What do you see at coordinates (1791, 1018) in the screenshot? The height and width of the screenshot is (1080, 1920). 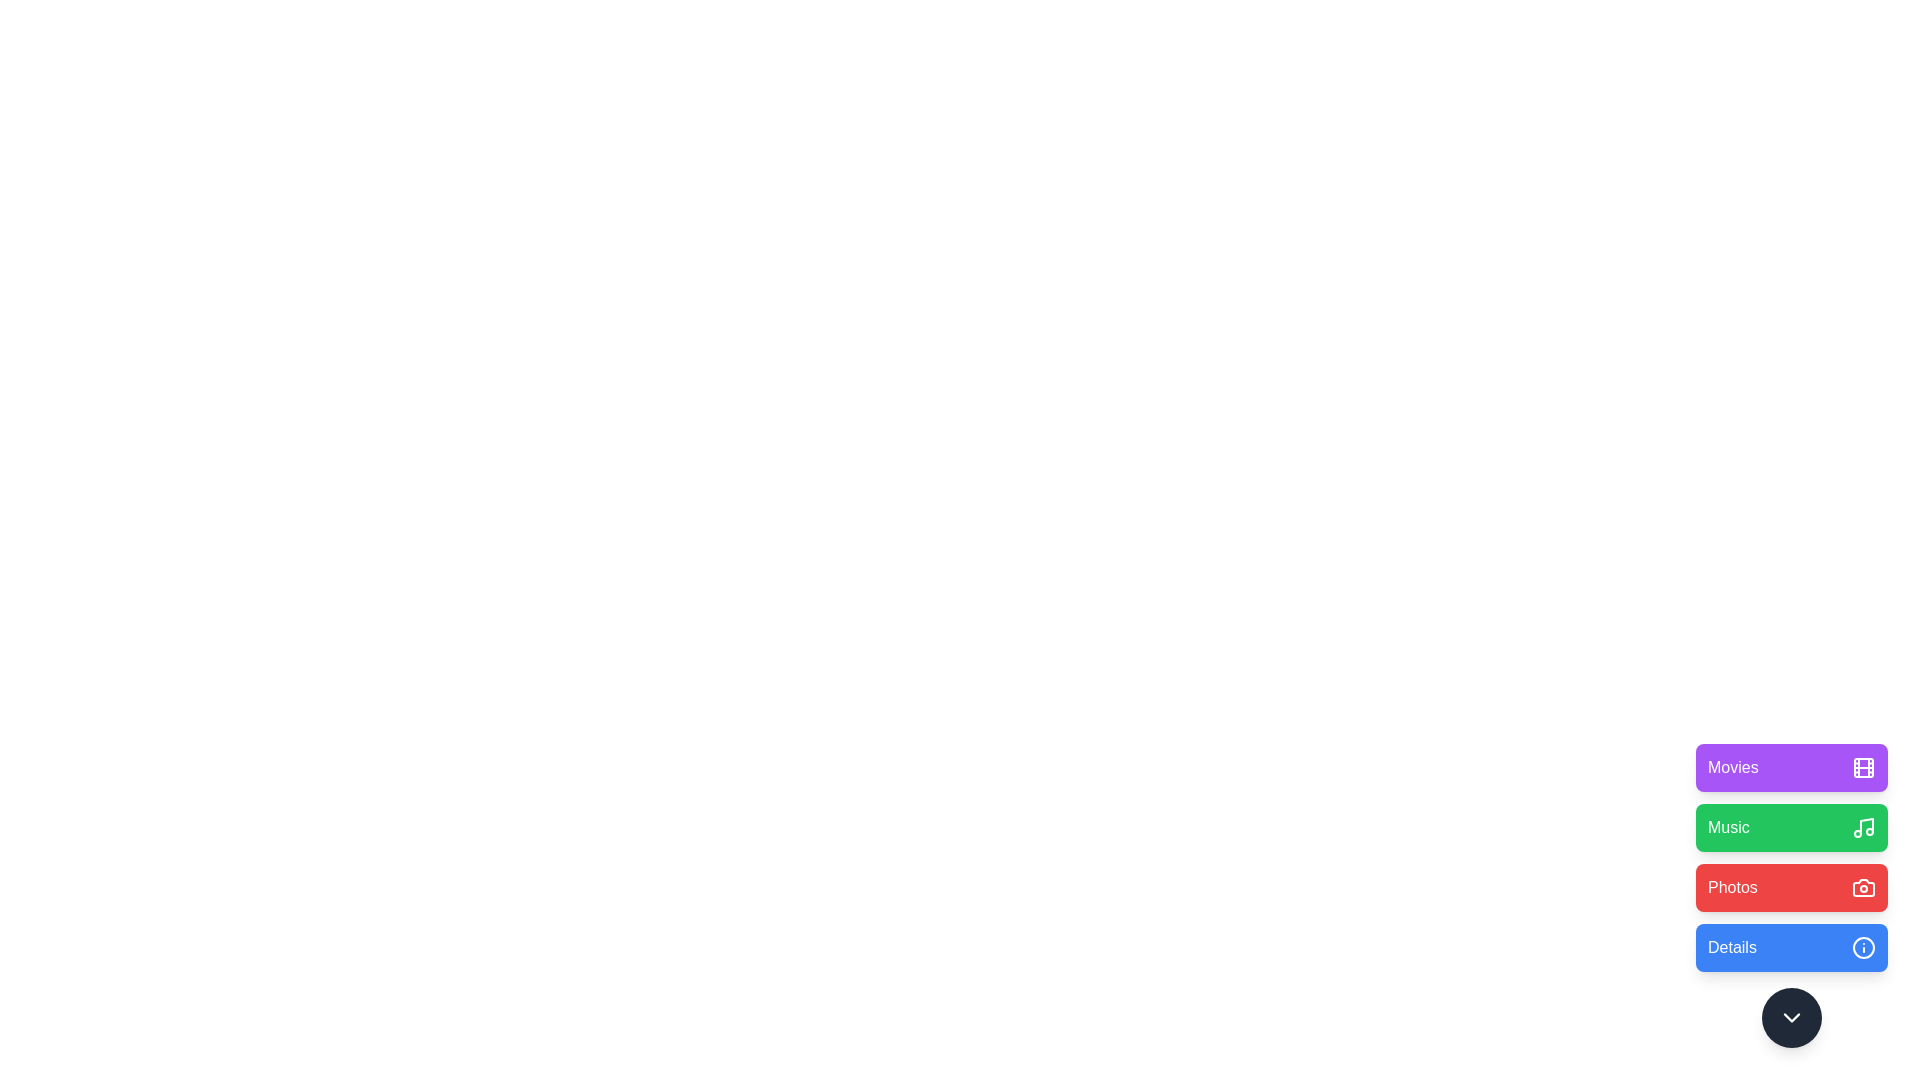 I see `toggle button to collapse or expand the menu` at bounding box center [1791, 1018].